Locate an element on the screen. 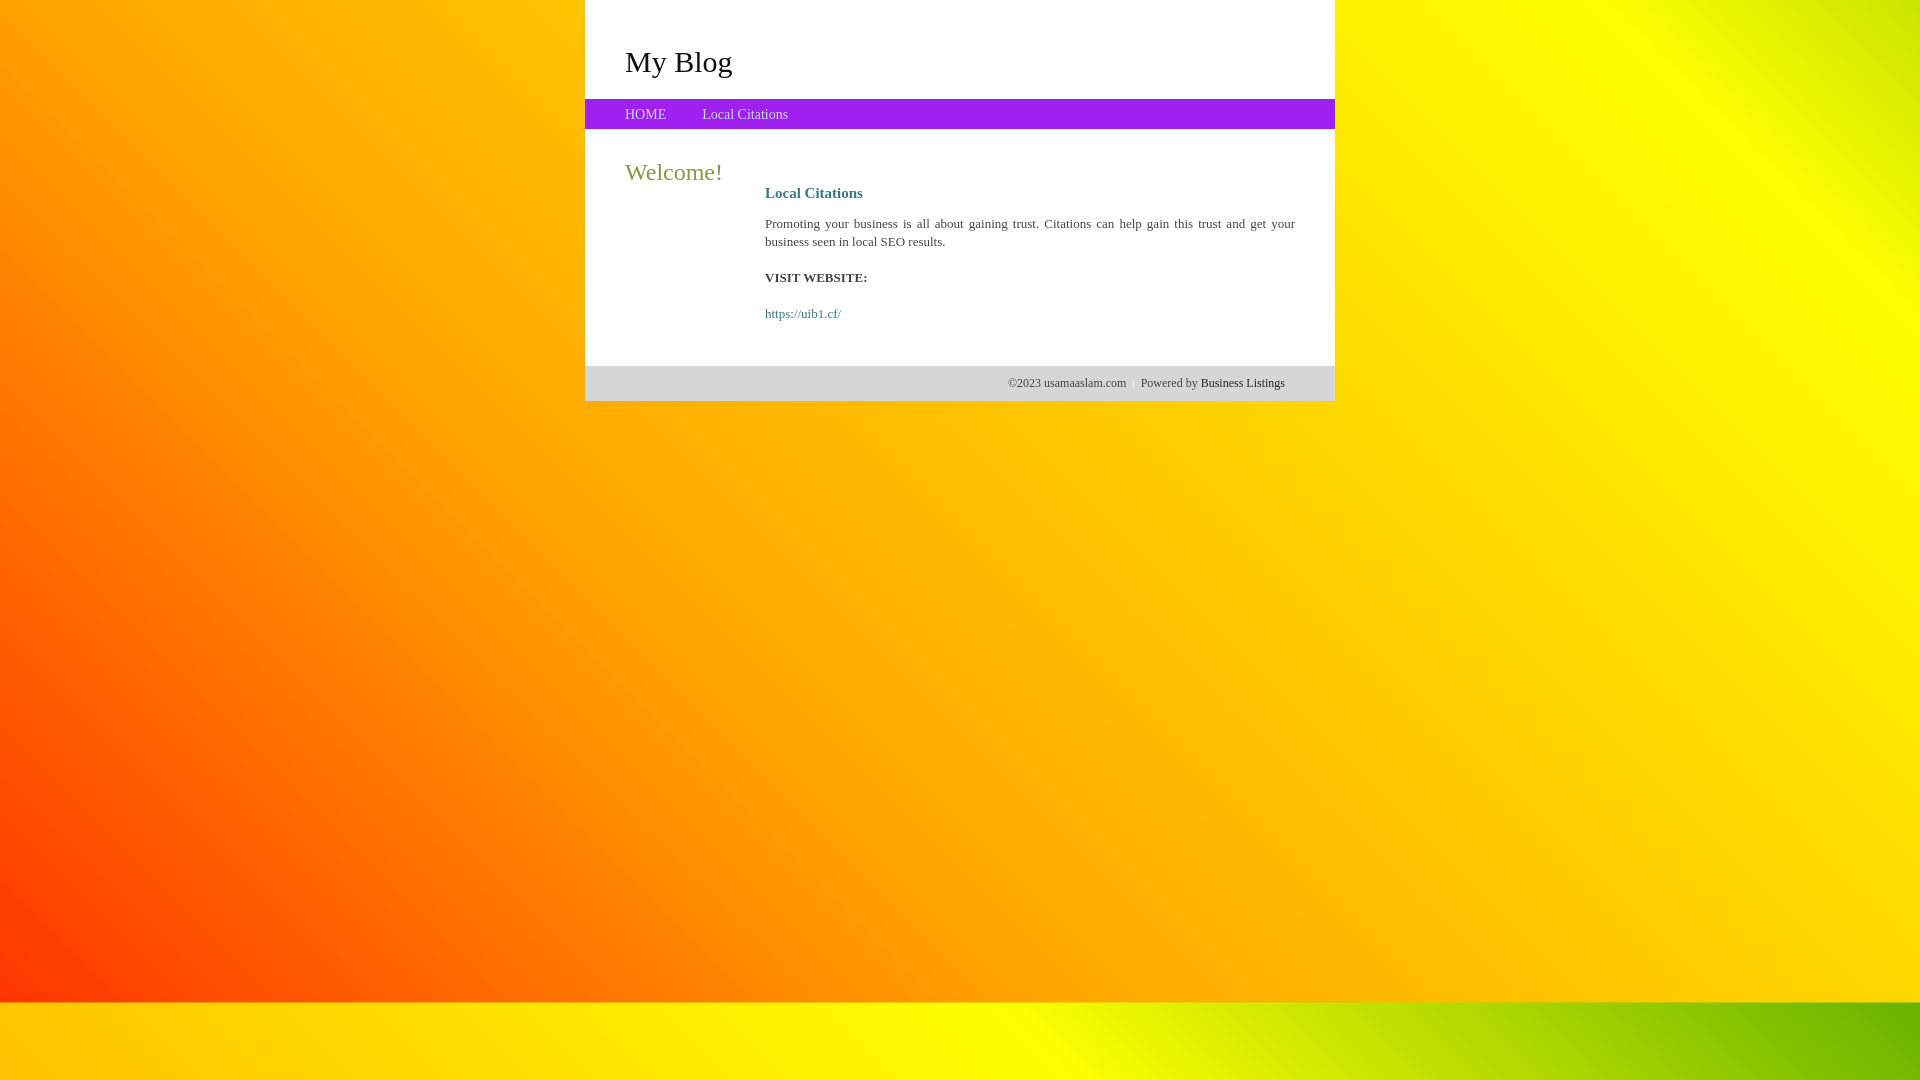  'HOME' is located at coordinates (645, 114).